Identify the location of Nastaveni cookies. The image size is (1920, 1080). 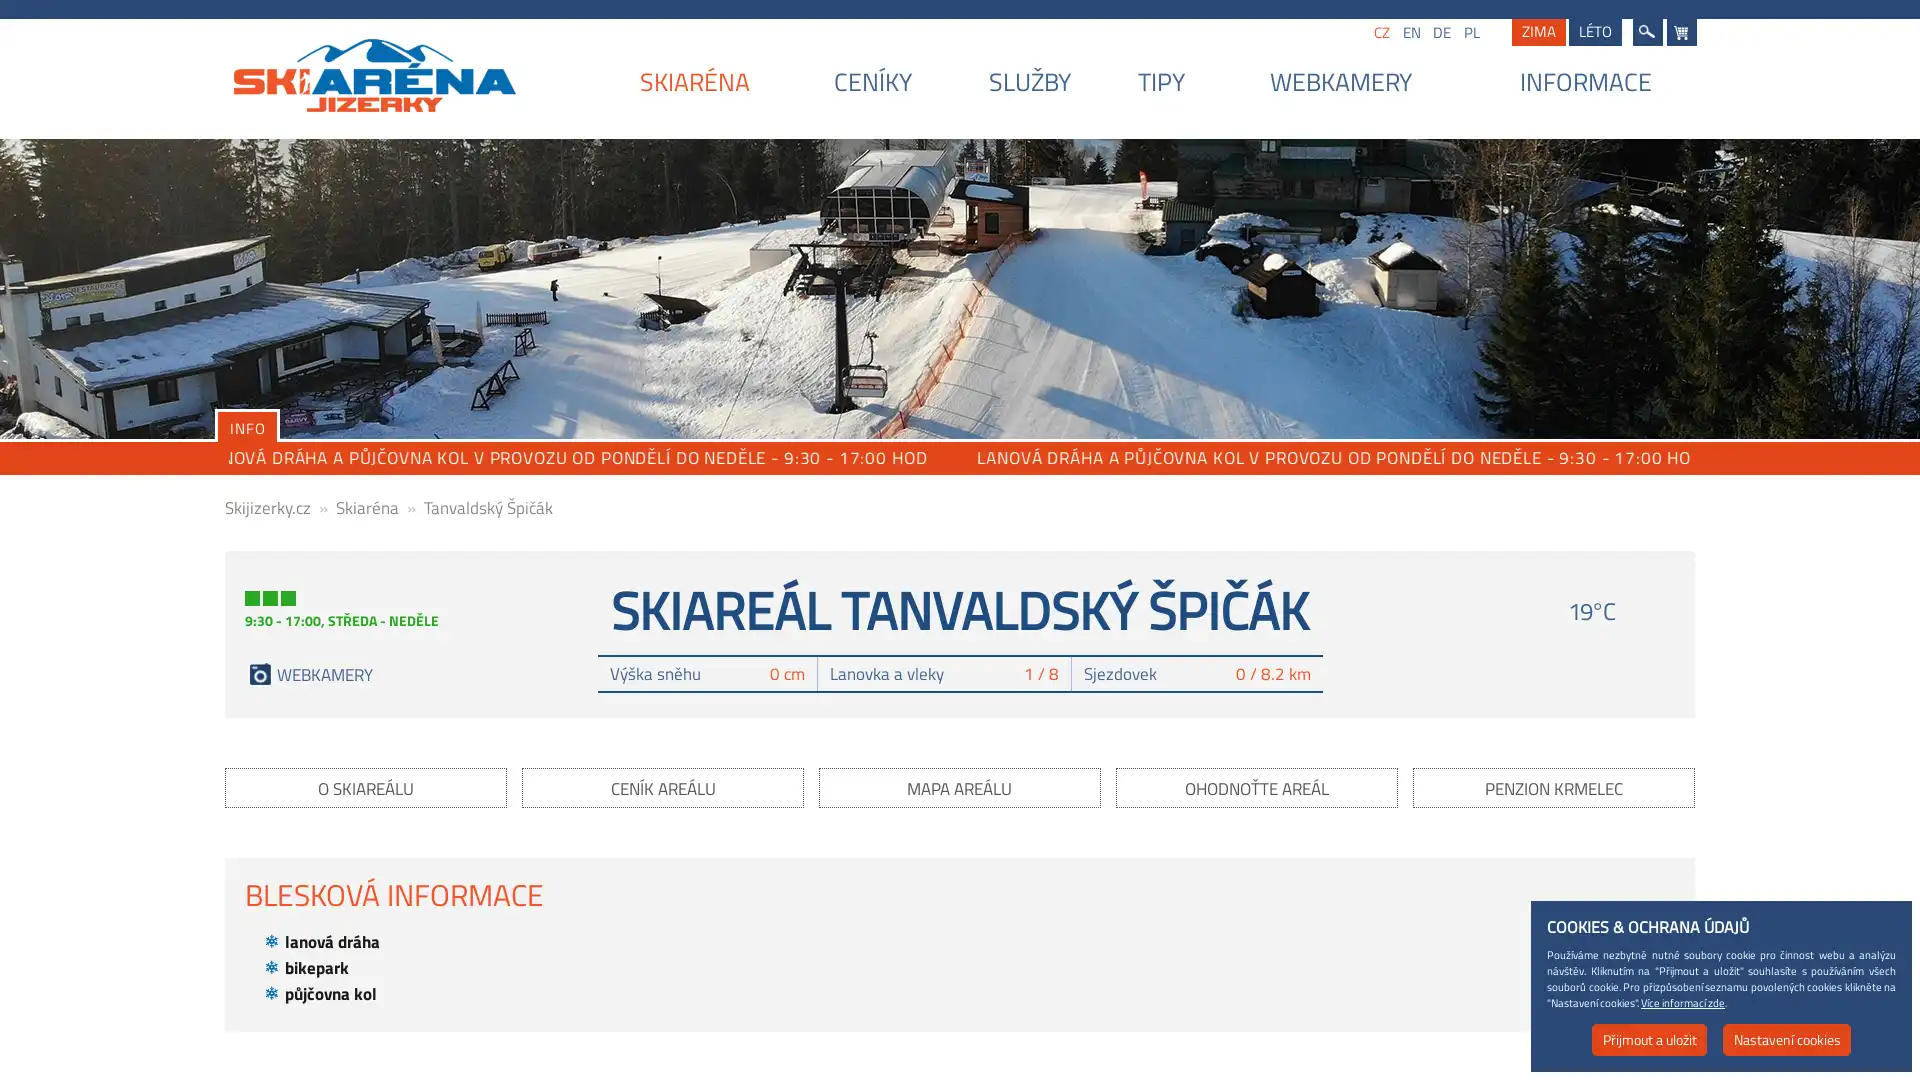
(1786, 1039).